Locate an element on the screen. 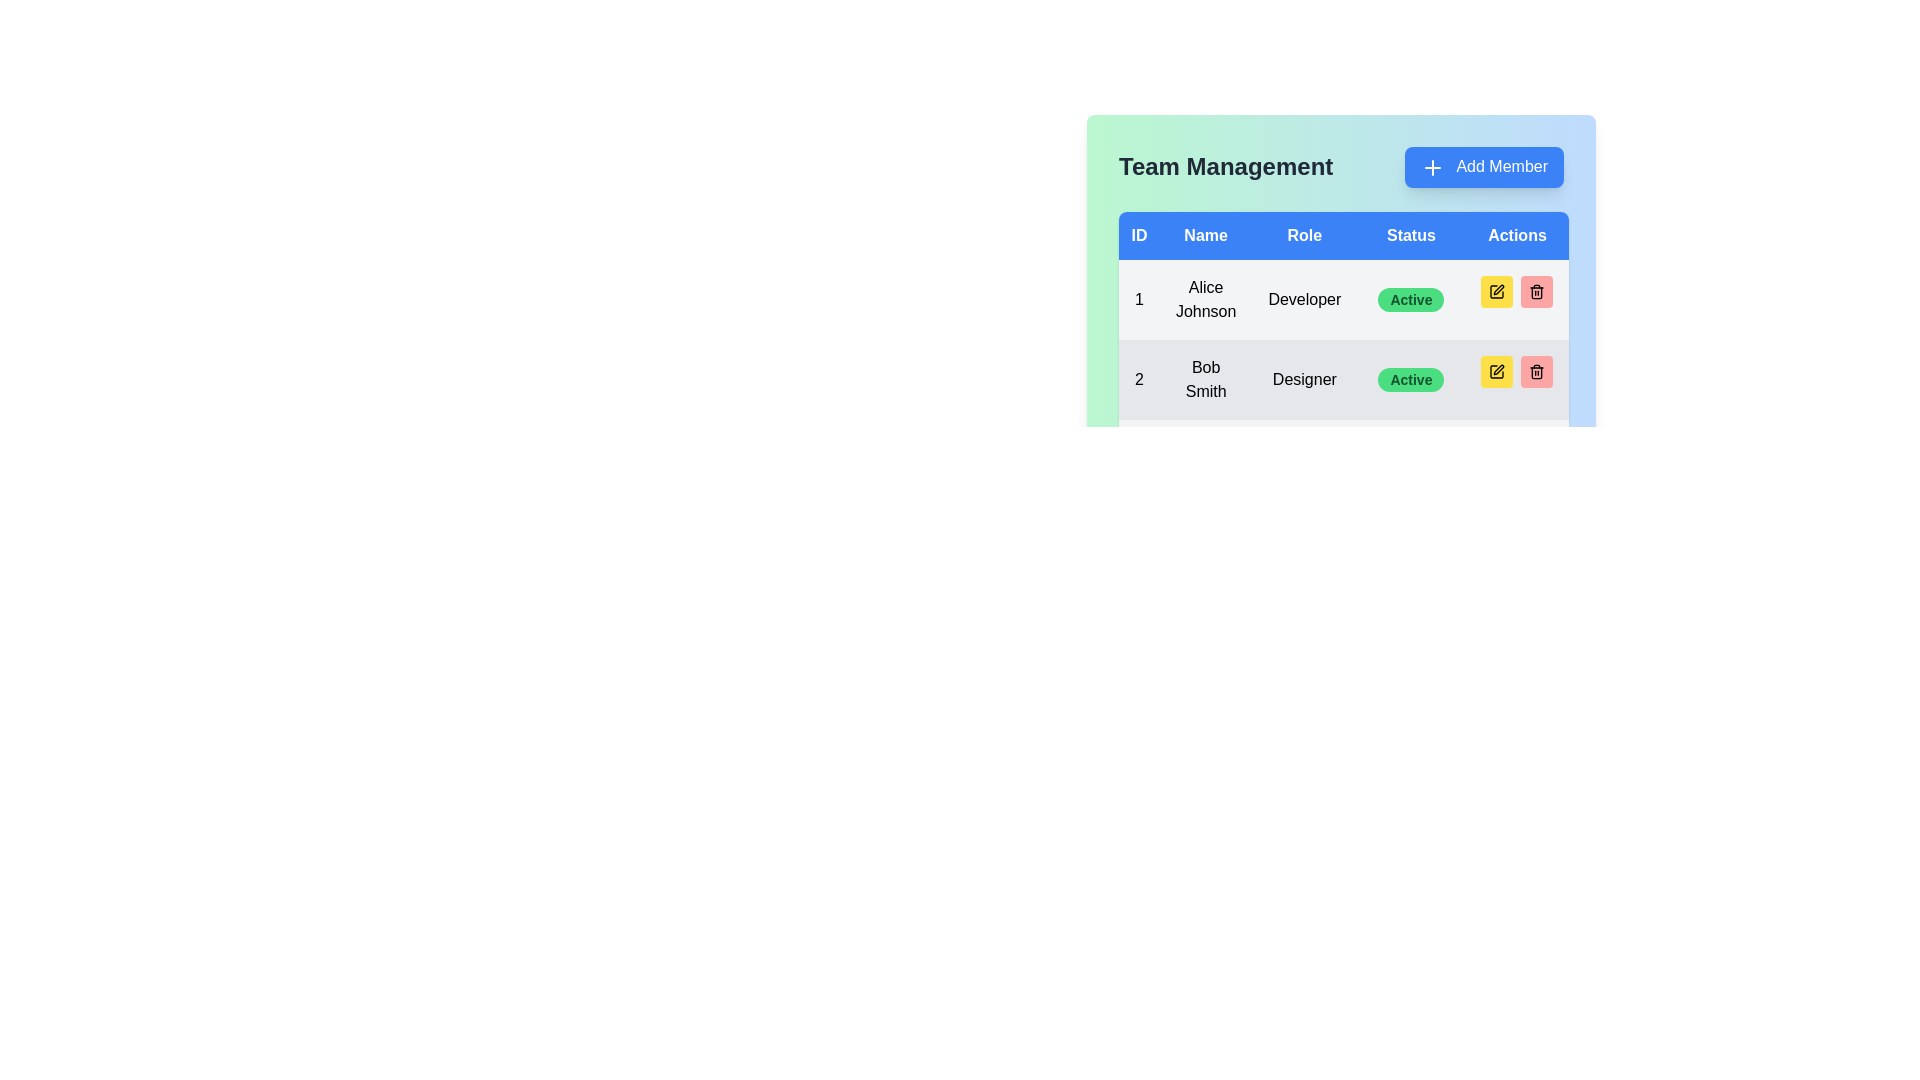 This screenshot has height=1080, width=1920. the text label in the second column of the table header that indicates the names of team members, located between the 'ID' and 'Role' headers is located at coordinates (1205, 234).